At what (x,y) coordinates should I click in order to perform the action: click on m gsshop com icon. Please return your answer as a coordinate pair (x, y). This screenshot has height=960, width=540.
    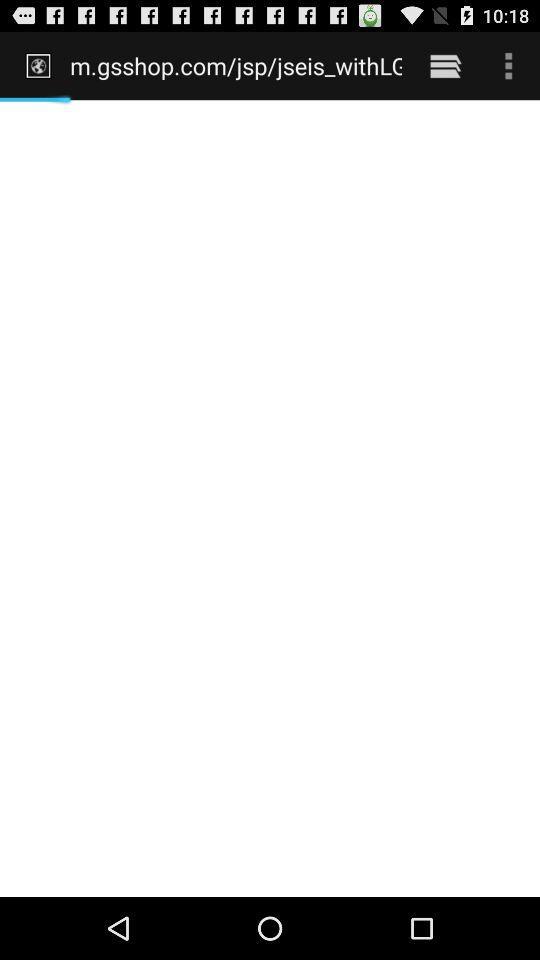
    Looking at the image, I should click on (235, 65).